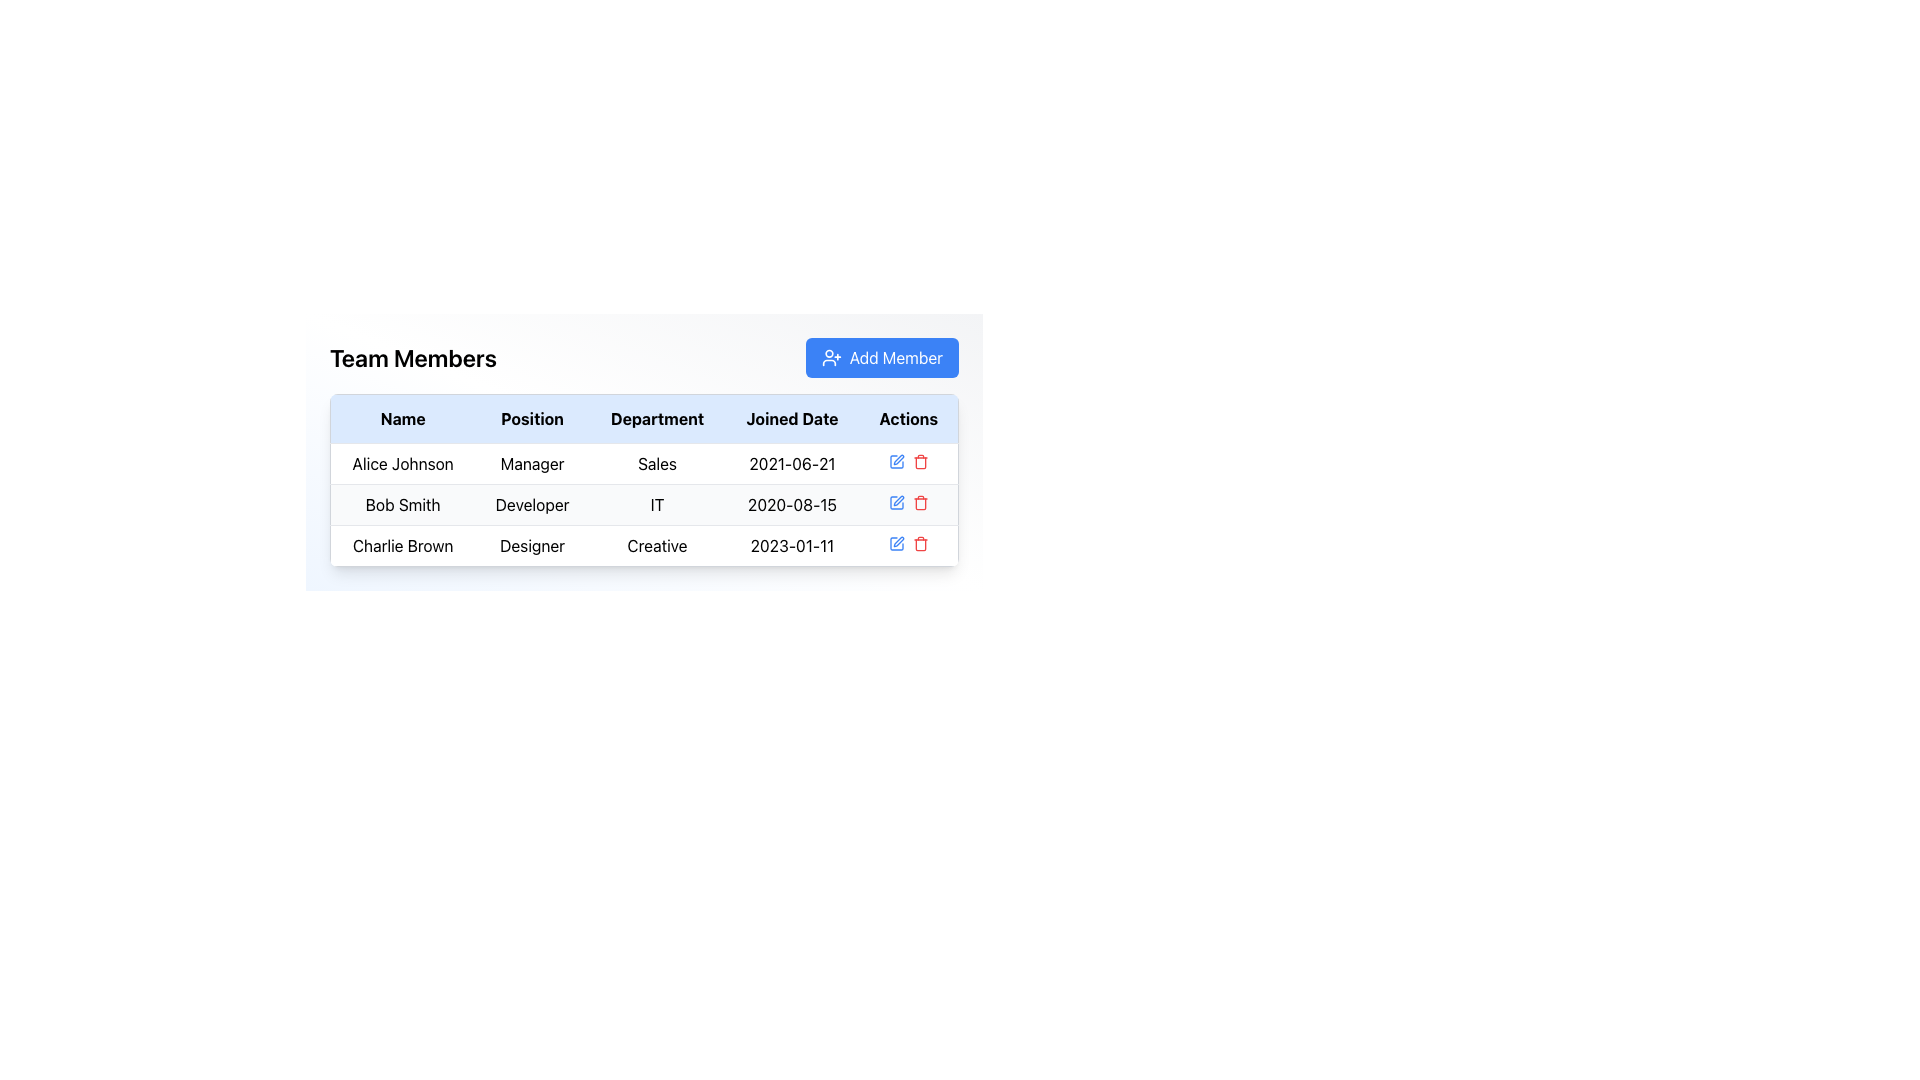 The image size is (1920, 1080). Describe the element at coordinates (657, 504) in the screenshot. I see `the textual label for the department 'IT' associated with 'Bob Smith' in the table under the 'Department' column` at that location.